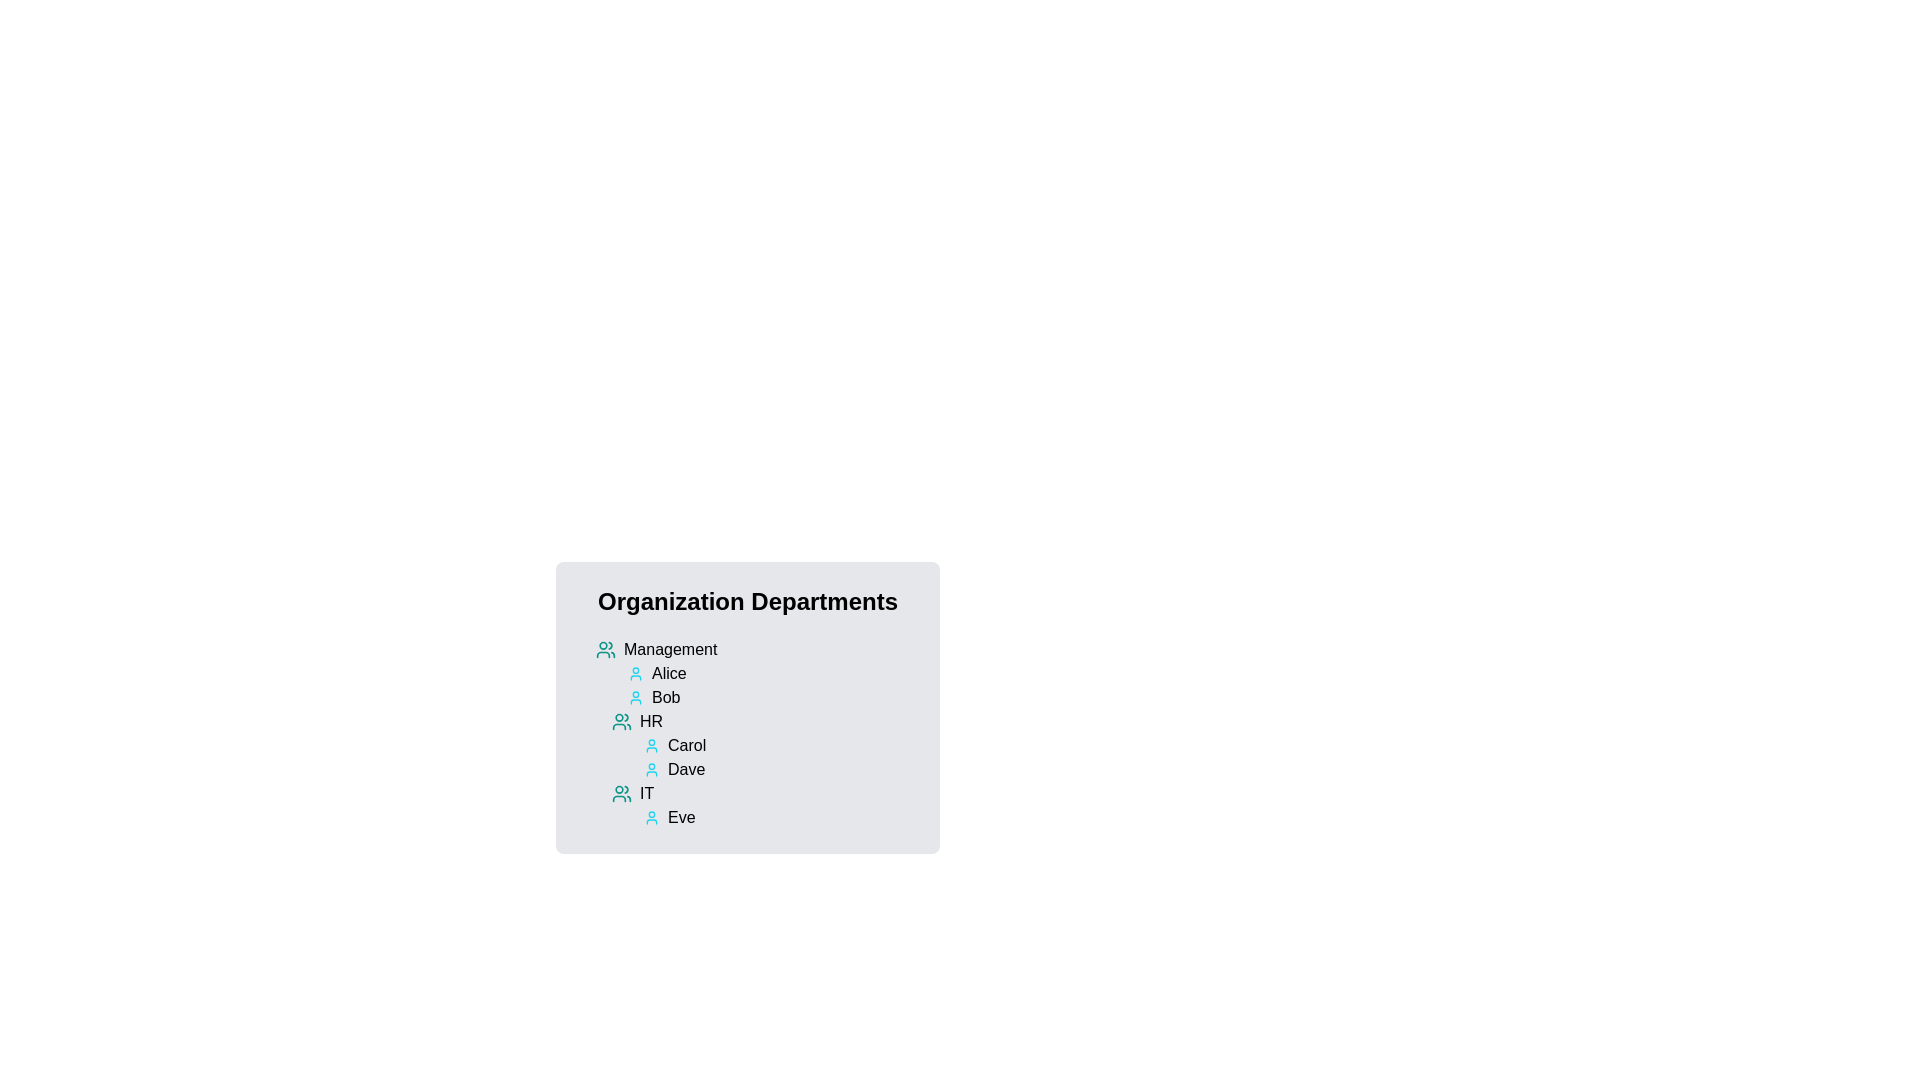  What do you see at coordinates (771, 697) in the screenshot?
I see `the list item representing 'Bob' in the 'Management' group` at bounding box center [771, 697].